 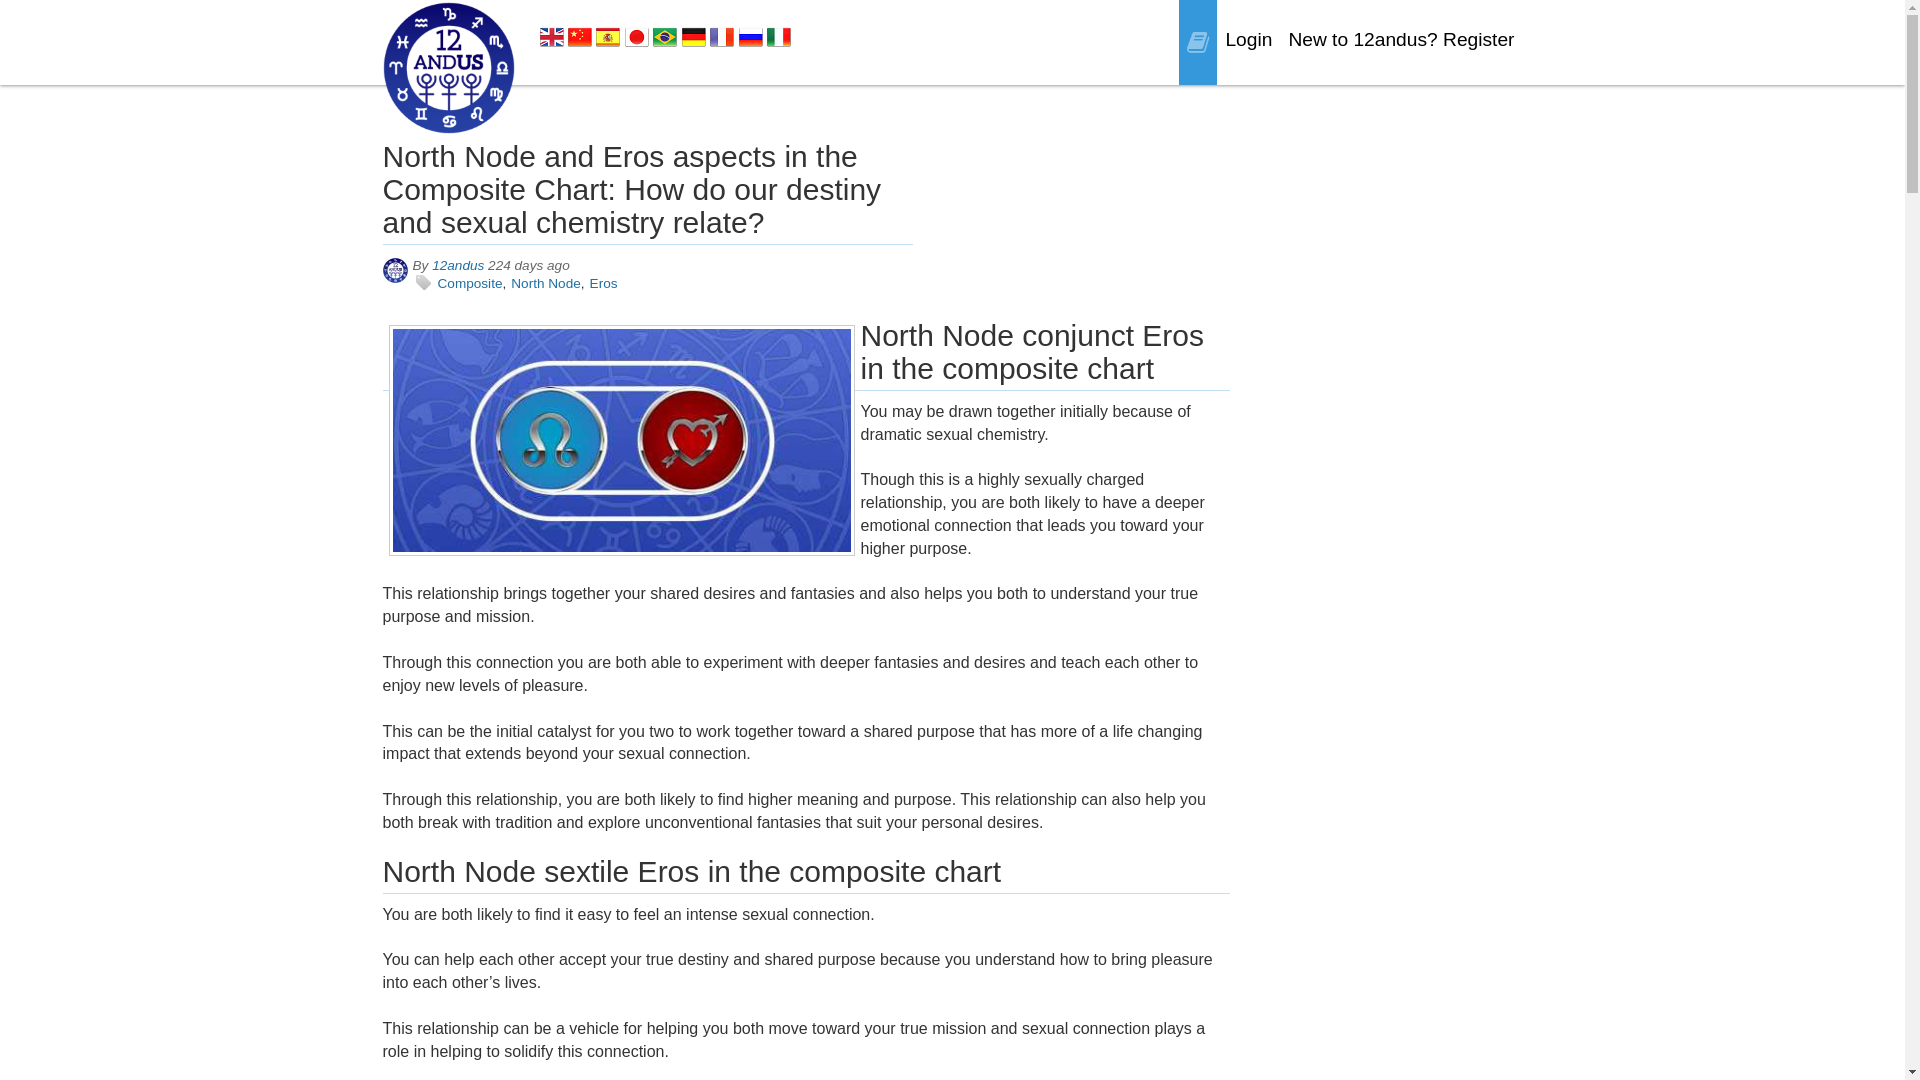 I want to click on 'New to 12andus? Register', so click(x=1400, y=39).